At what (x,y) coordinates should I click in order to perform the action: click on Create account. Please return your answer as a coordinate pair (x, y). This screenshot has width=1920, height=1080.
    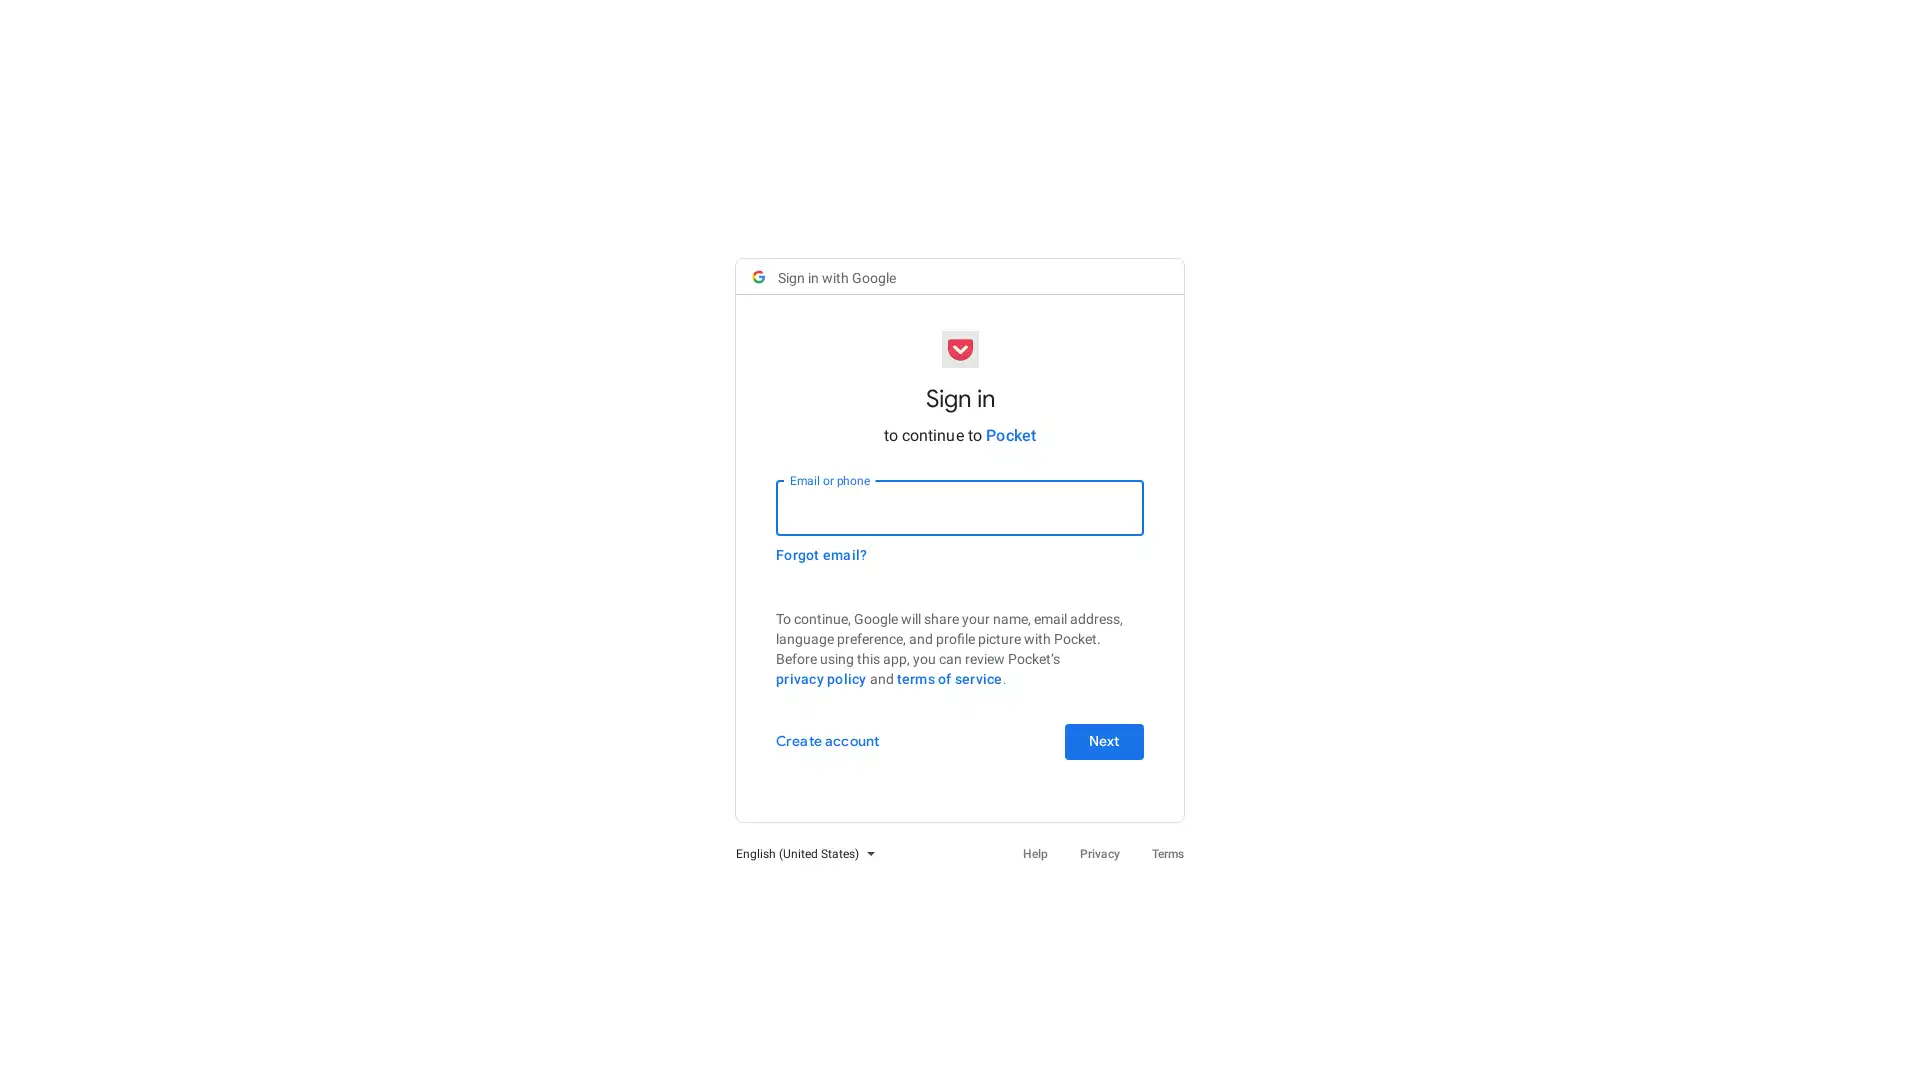
    Looking at the image, I should click on (827, 740).